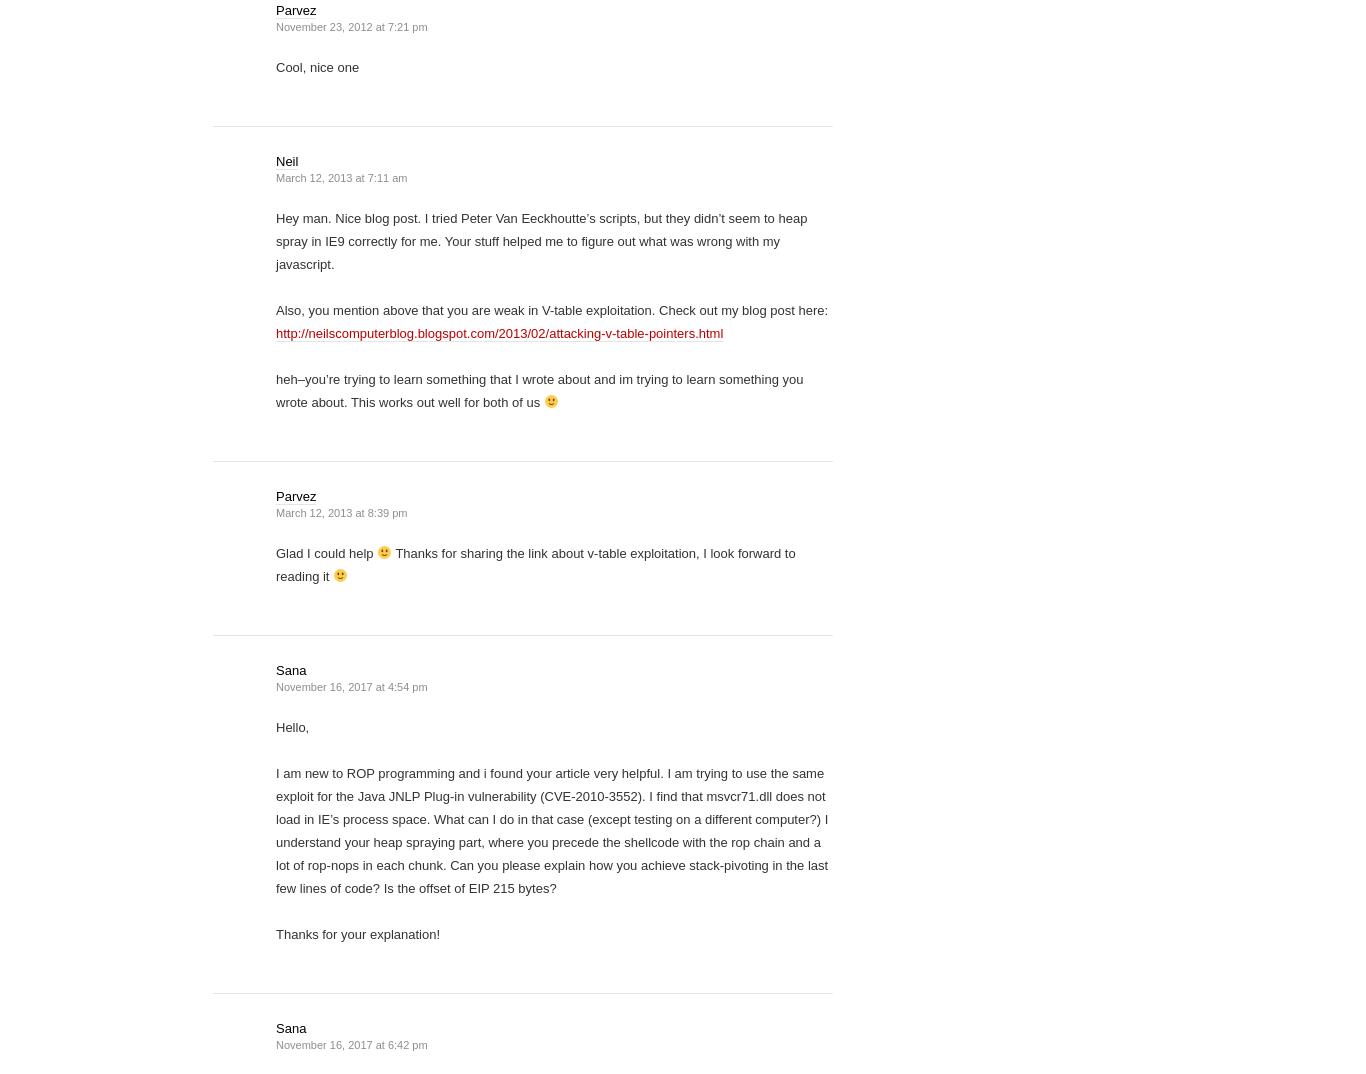 The height and width of the screenshot is (1074, 1366). What do you see at coordinates (535, 564) in the screenshot?
I see `'Thanks for sharing the link about v-table exploitation, I look forward to reading it'` at bounding box center [535, 564].